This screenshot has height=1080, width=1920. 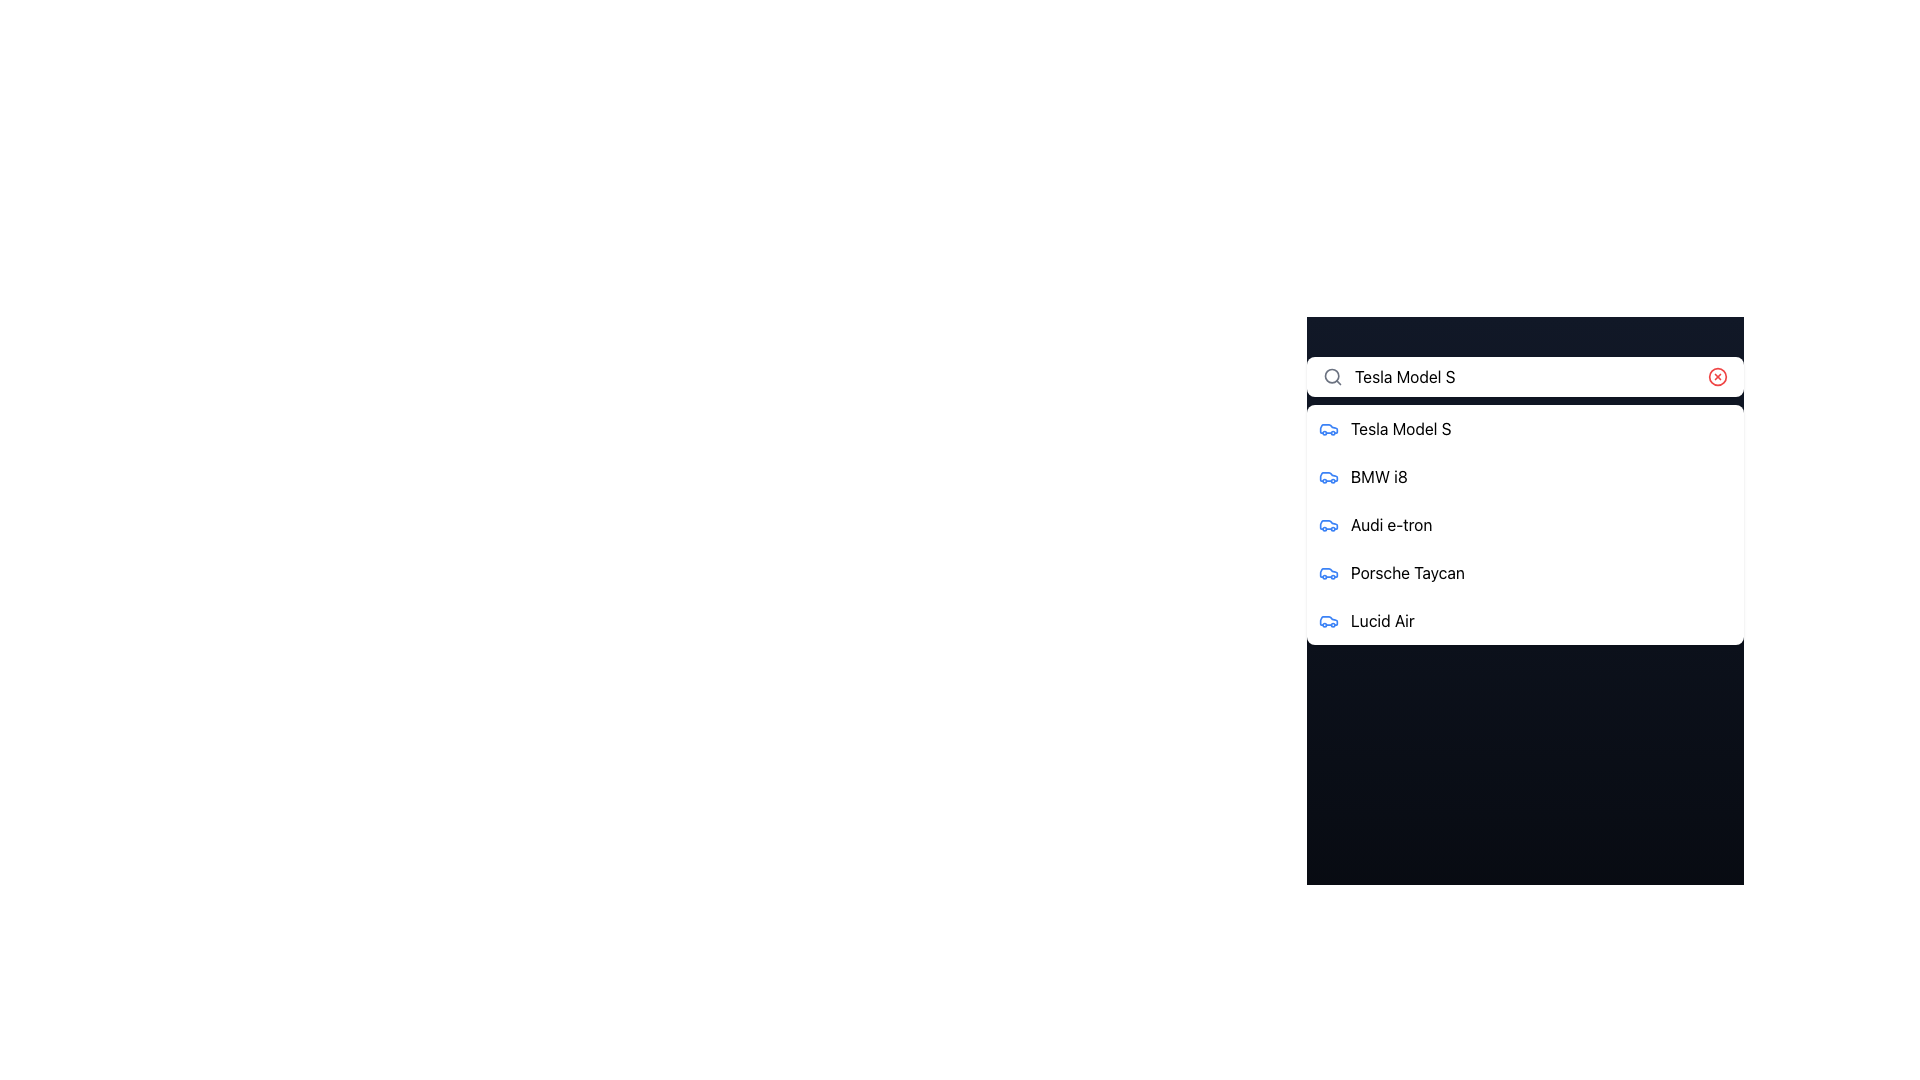 I want to click on the selectable list item named 'Lucid Air' in the dropdown menu, so click(x=1524, y=620).